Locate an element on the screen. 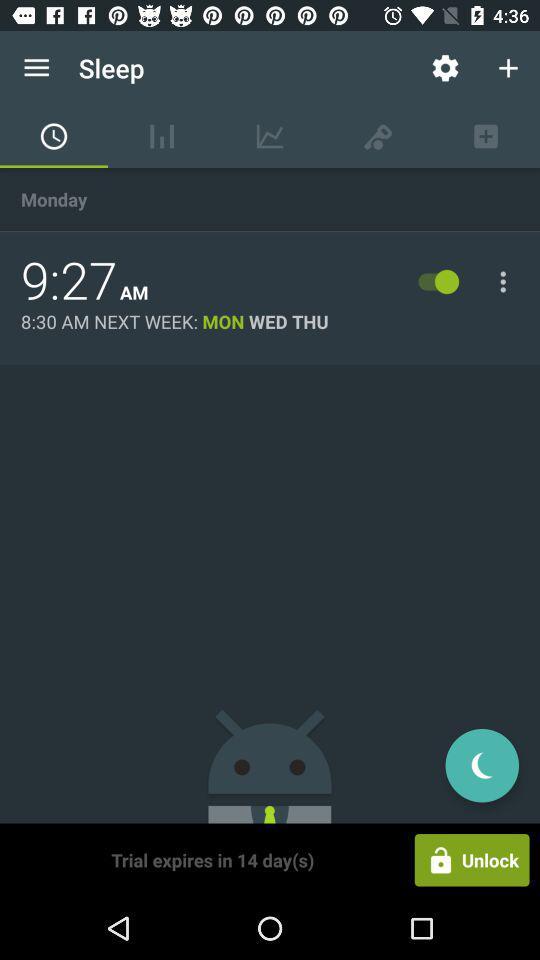  the app to the right of sleep is located at coordinates (445, 68).